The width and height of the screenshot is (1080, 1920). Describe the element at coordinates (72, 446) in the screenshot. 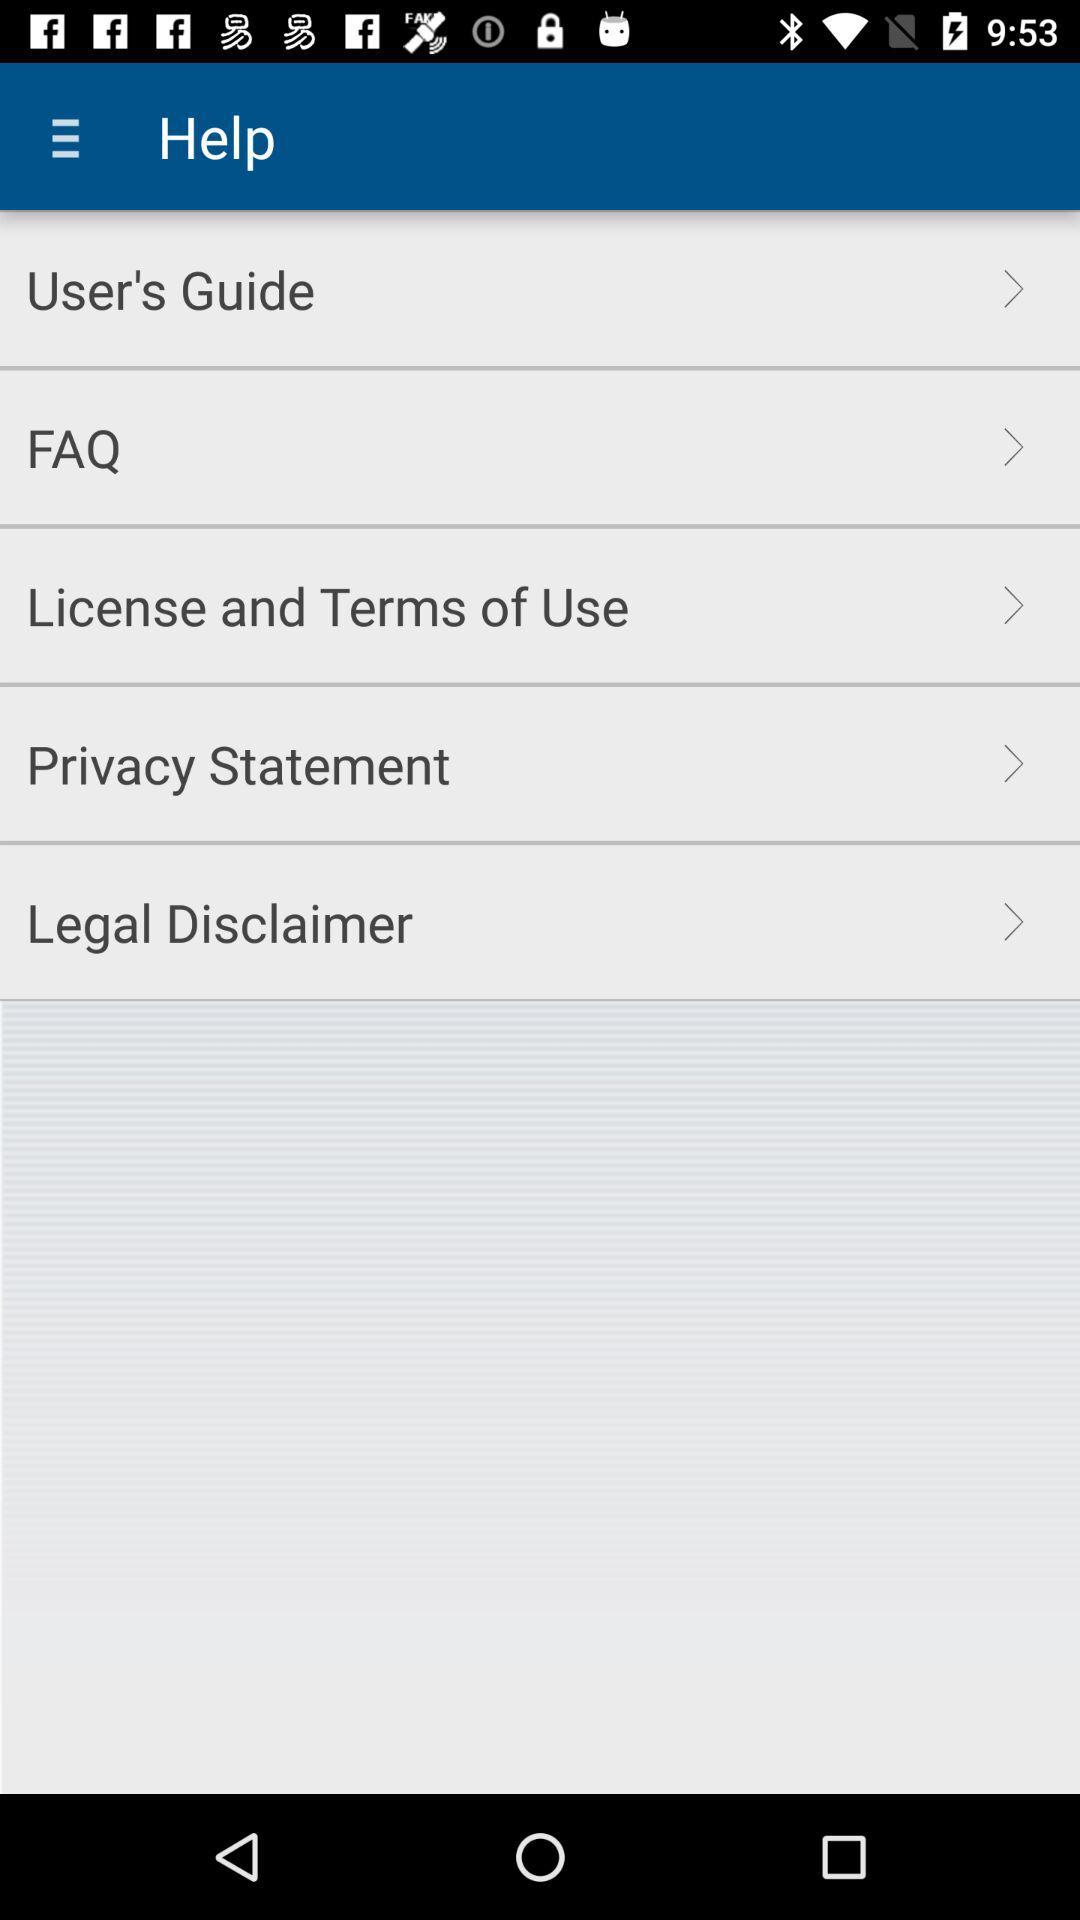

I see `item above license and terms` at that location.